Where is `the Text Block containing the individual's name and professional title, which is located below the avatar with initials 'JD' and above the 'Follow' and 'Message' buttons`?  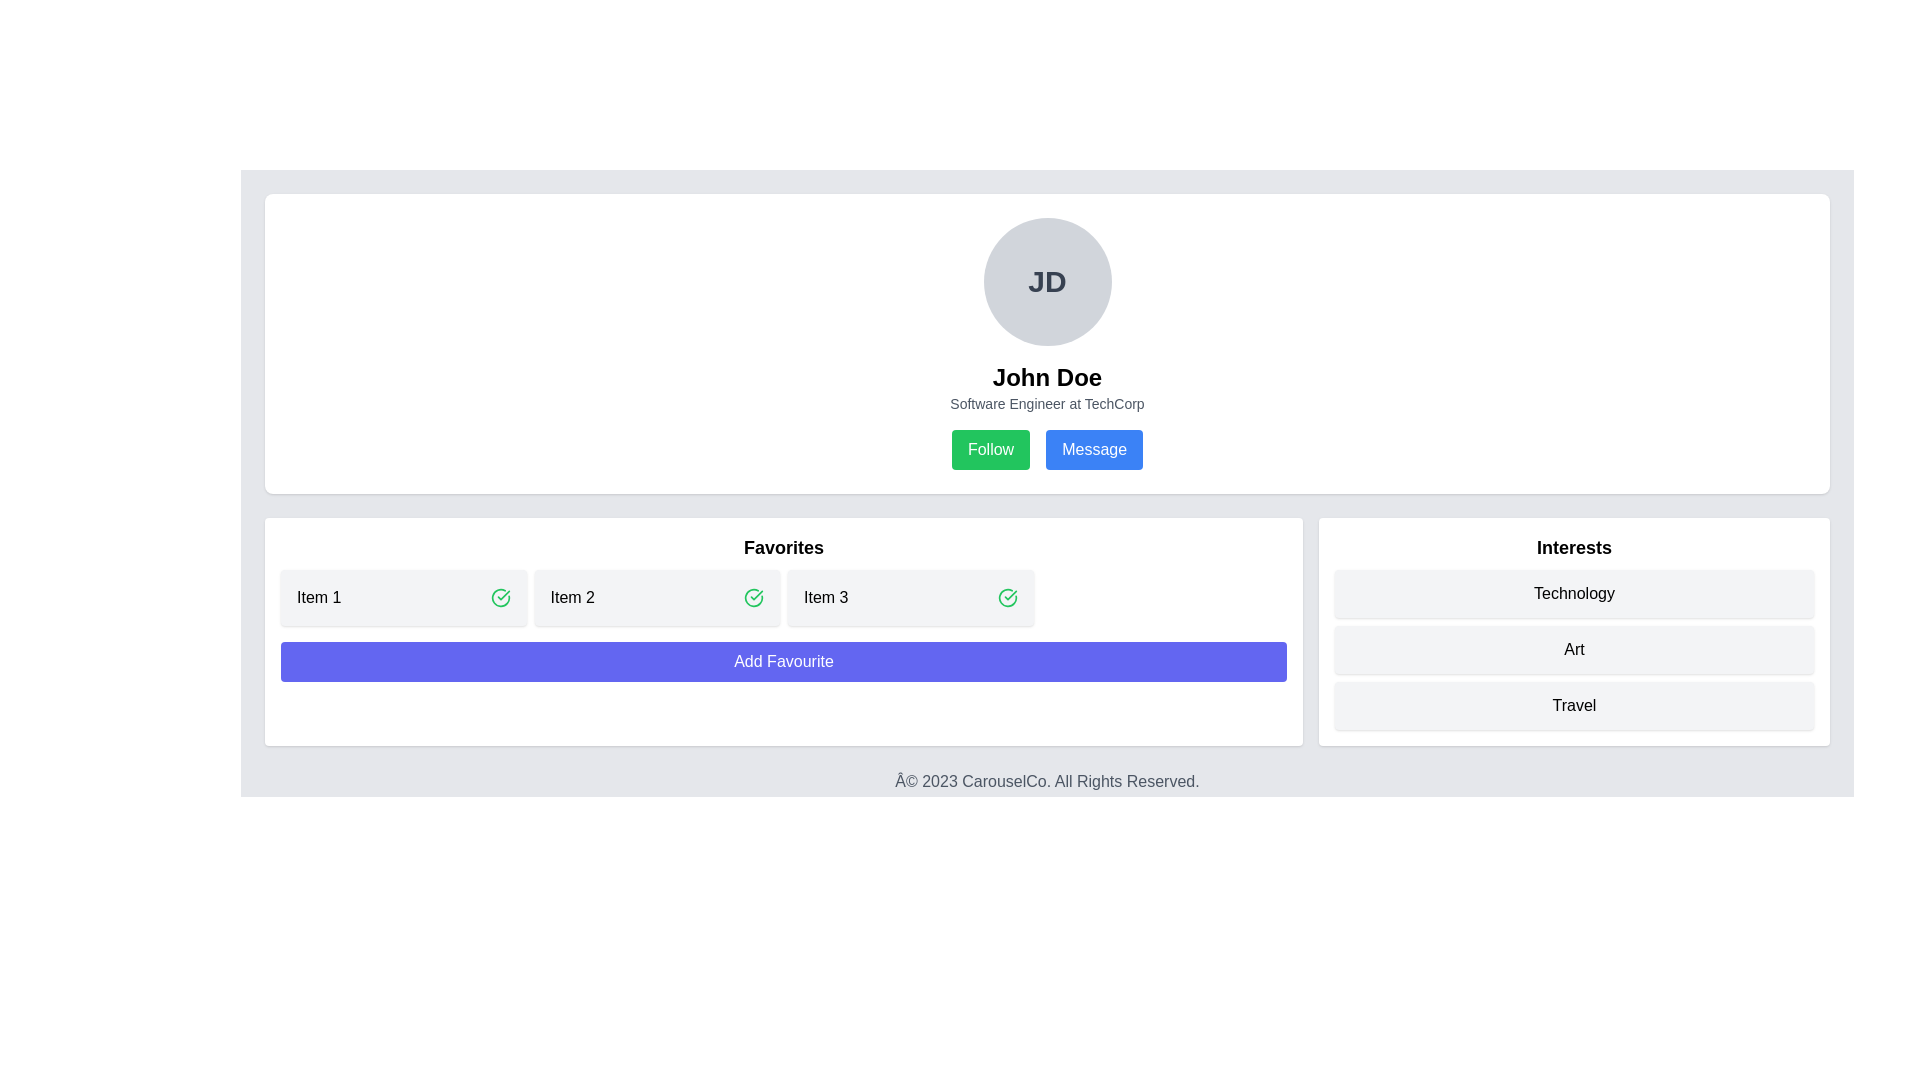 the Text Block containing the individual's name and professional title, which is located below the avatar with initials 'JD' and above the 'Follow' and 'Message' buttons is located at coordinates (1046, 388).